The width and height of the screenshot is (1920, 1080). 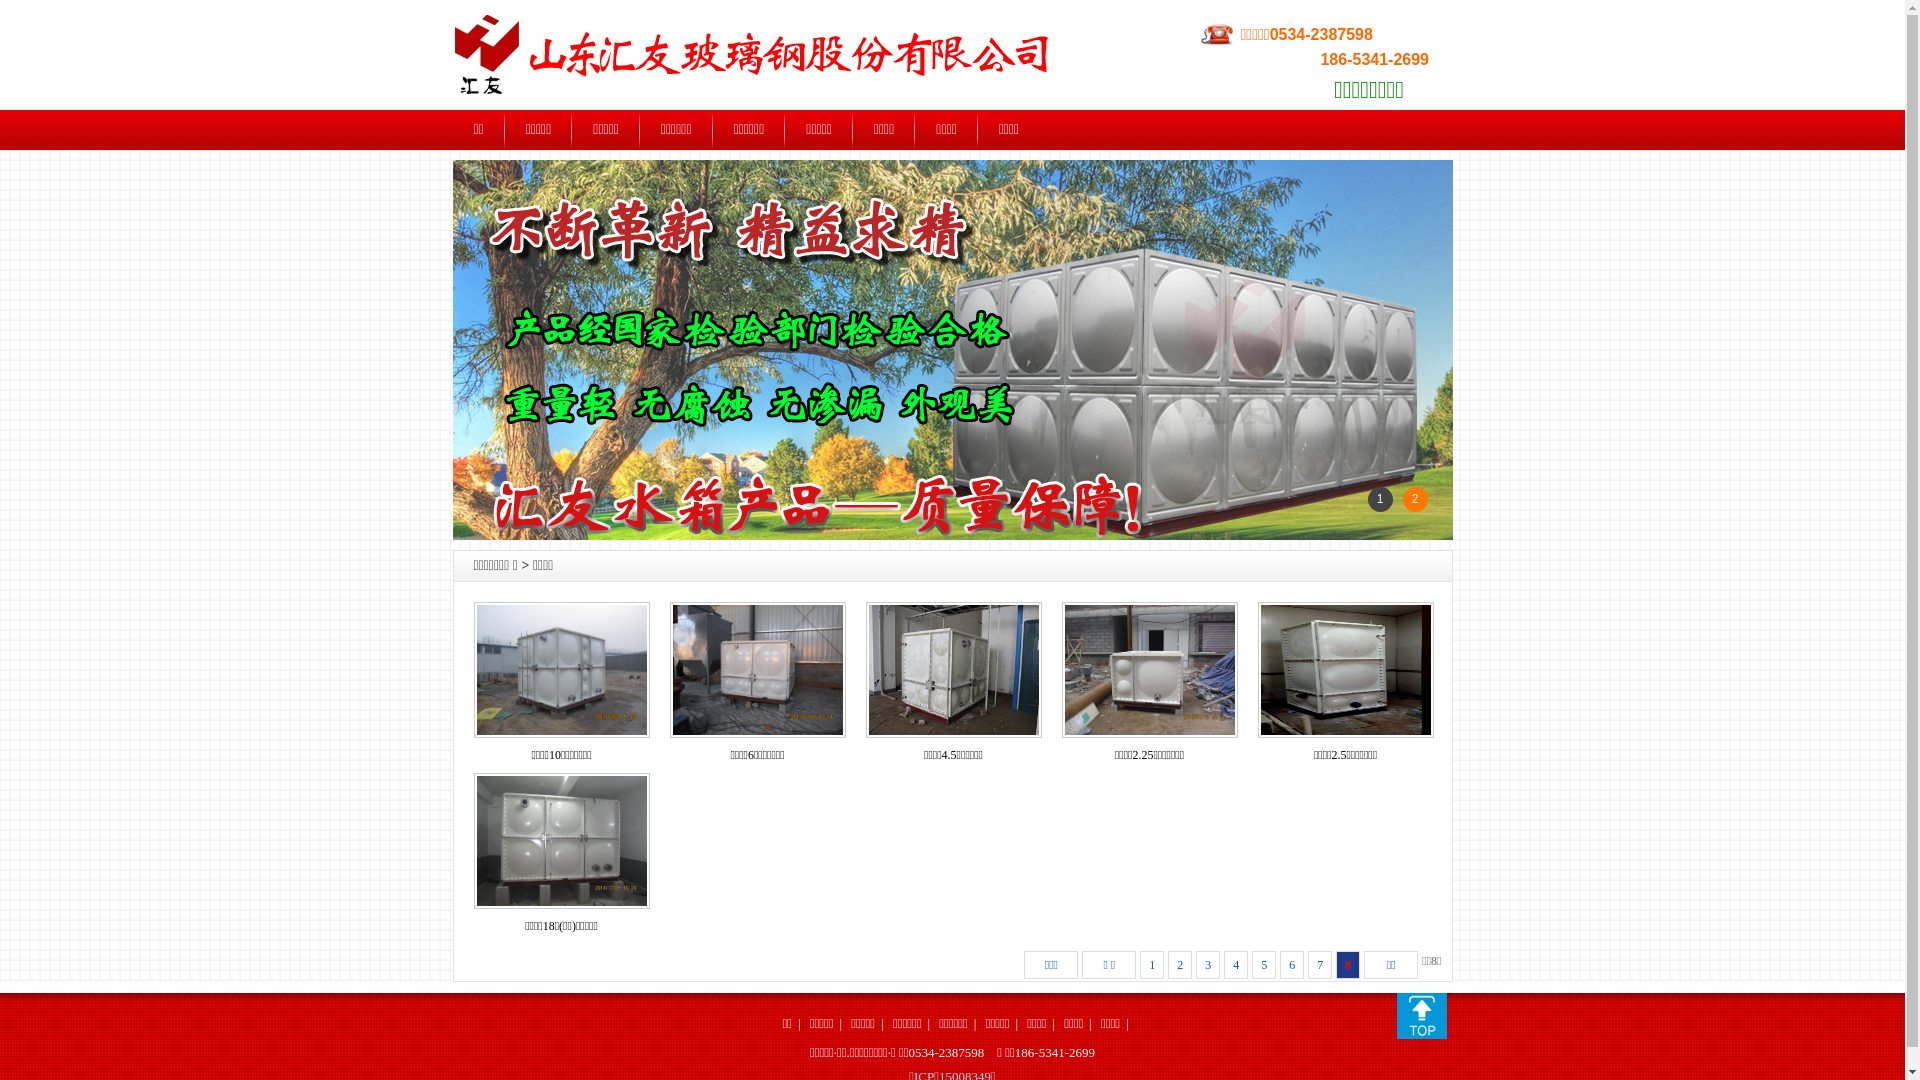 I want to click on '8', so click(x=1348, y=963).